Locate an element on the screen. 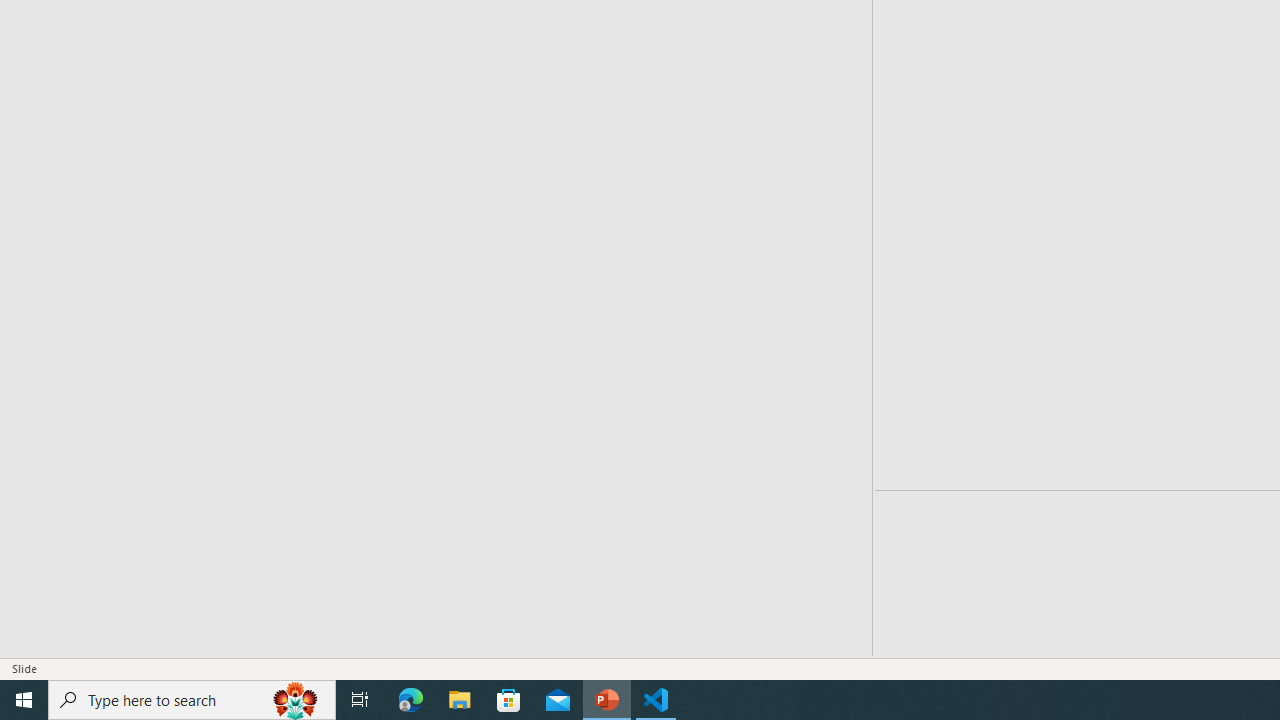 Image resolution: width=1280 pixels, height=720 pixels. 'PowerPoint - 1 running window' is located at coordinates (606, 698).